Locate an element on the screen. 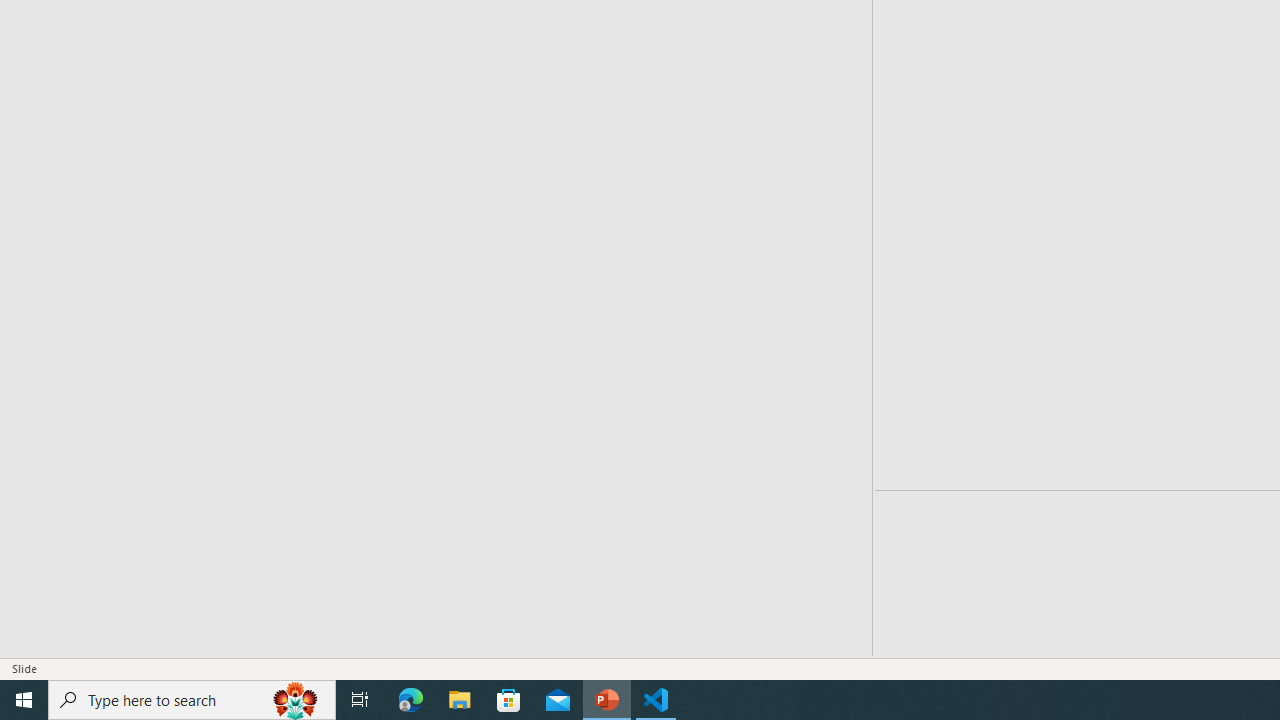 Image resolution: width=1280 pixels, height=720 pixels. 'PowerPoint - 1 running window' is located at coordinates (606, 698).